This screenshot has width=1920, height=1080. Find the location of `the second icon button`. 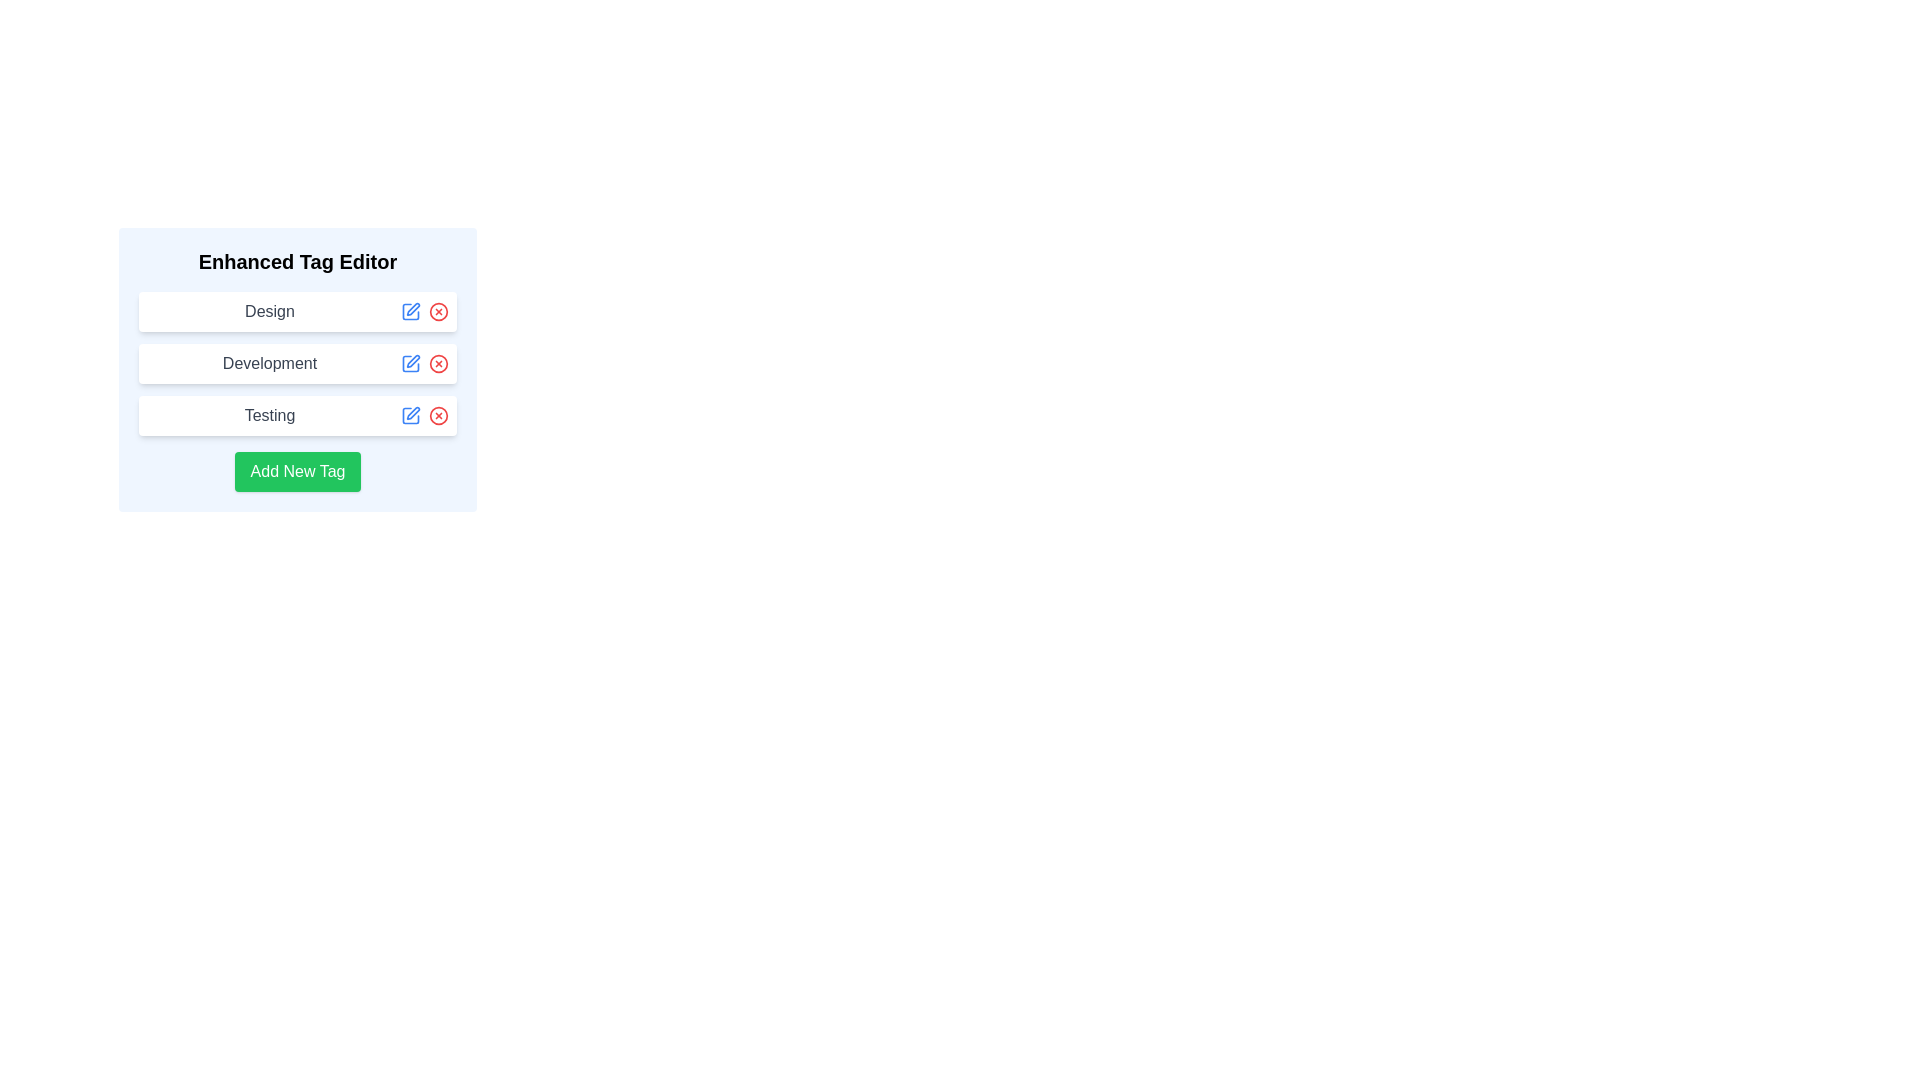

the second icon button is located at coordinates (437, 363).